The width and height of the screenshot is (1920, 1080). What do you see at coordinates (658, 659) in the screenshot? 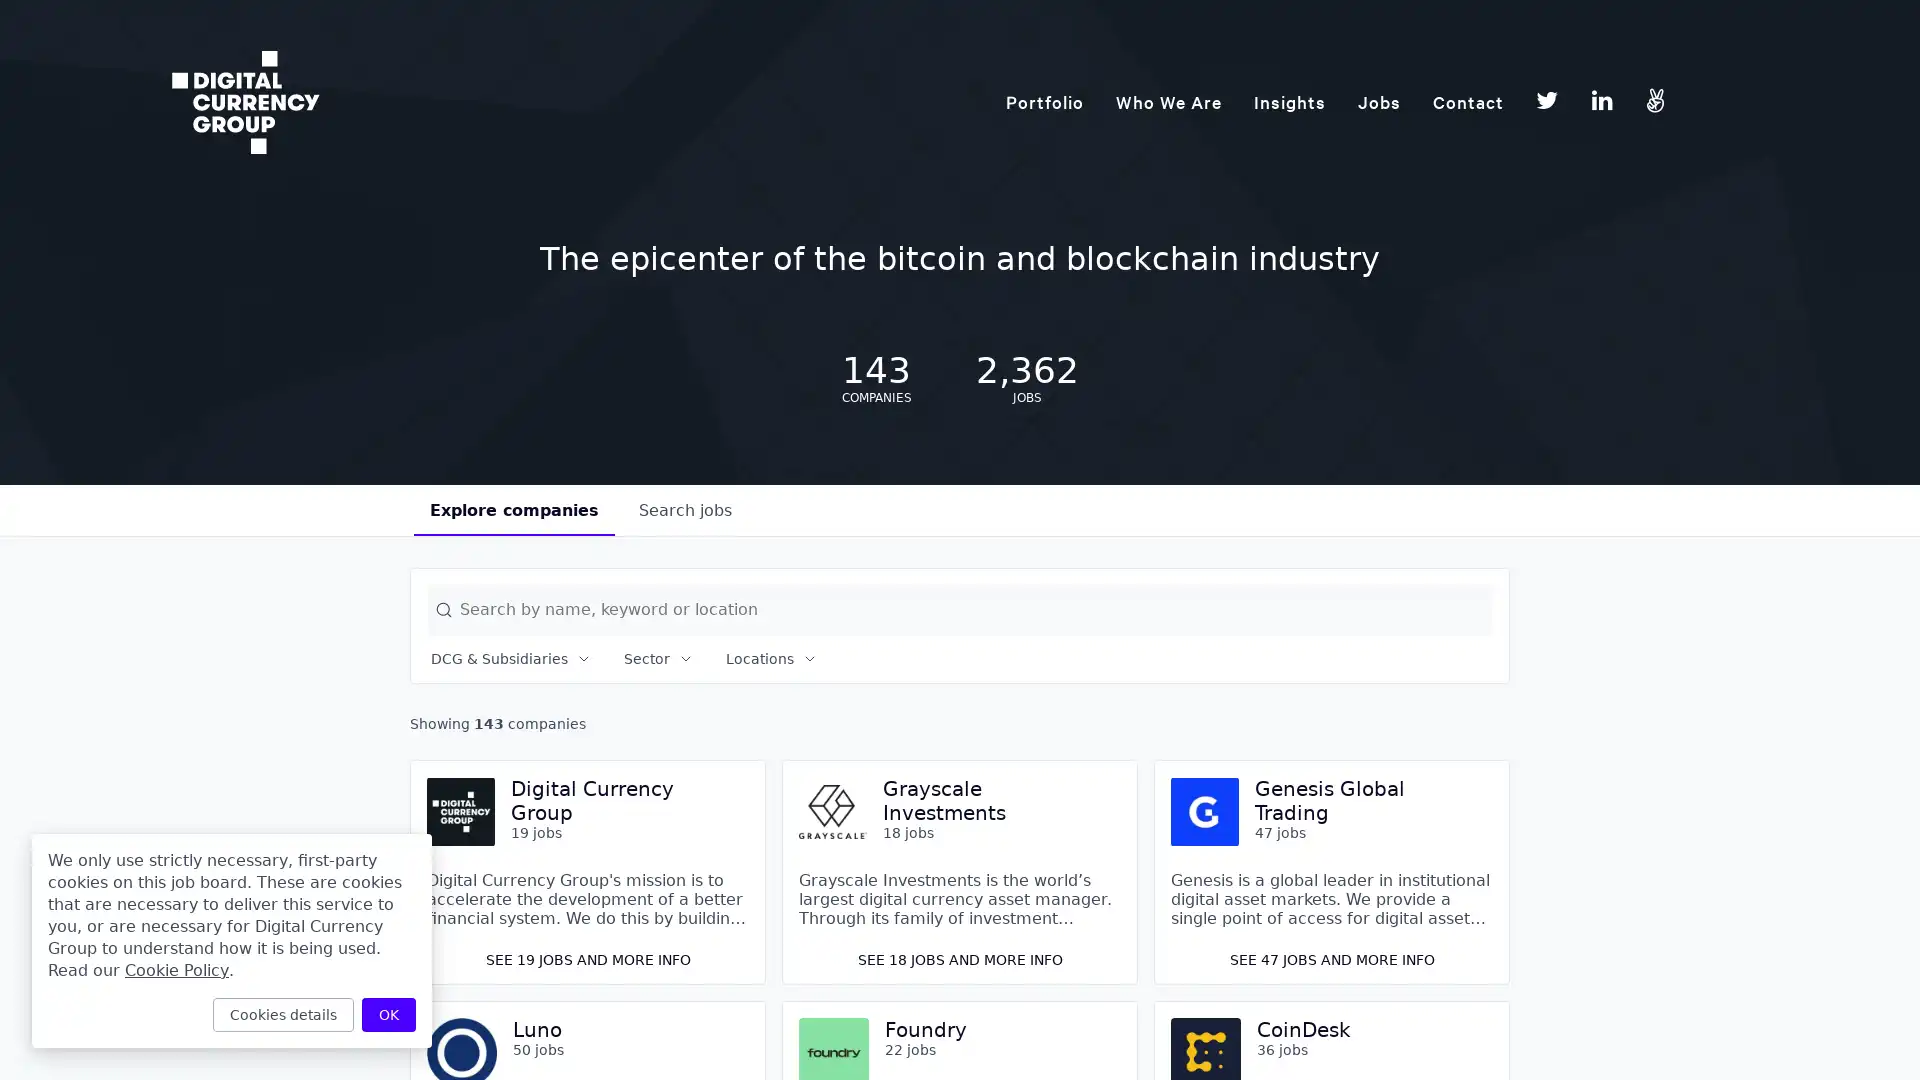
I see `Sector` at bounding box center [658, 659].